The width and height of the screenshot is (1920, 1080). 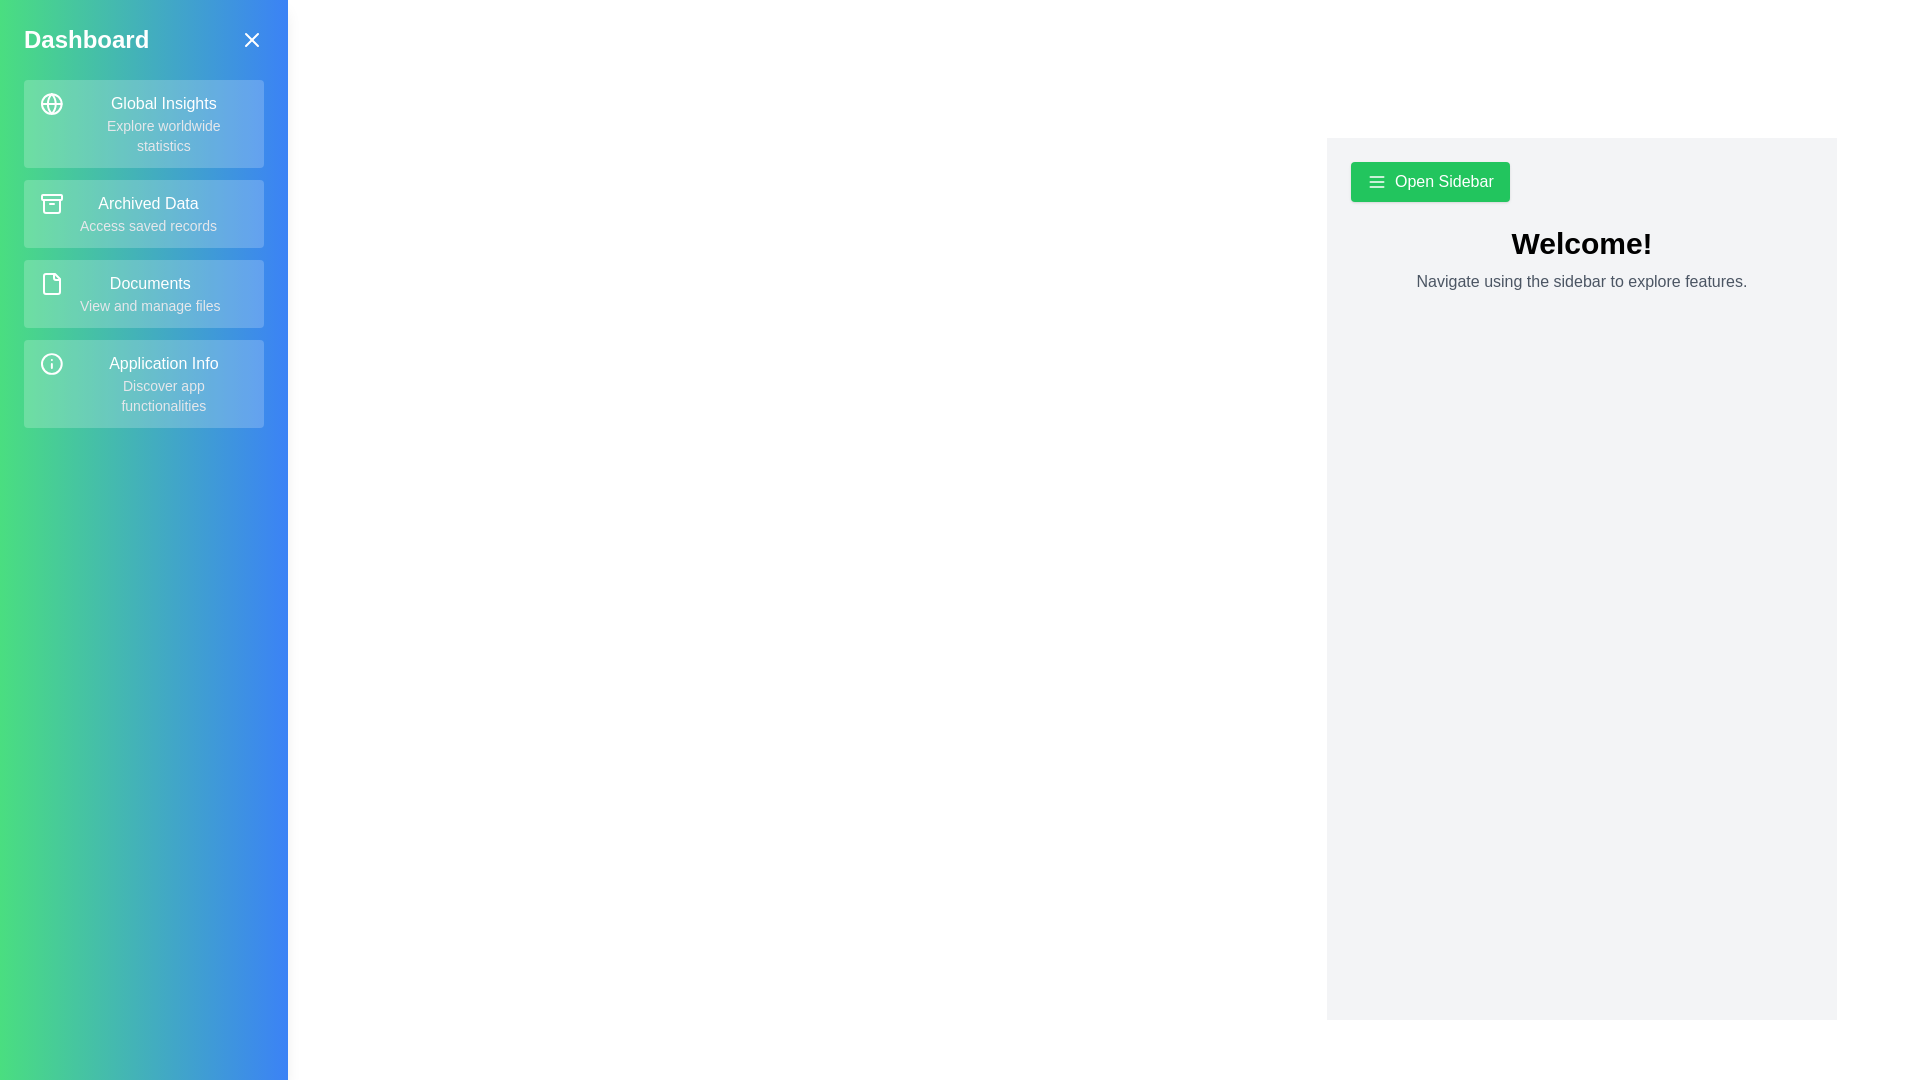 What do you see at coordinates (143, 384) in the screenshot?
I see `the menu item Application Info in the sidebar` at bounding box center [143, 384].